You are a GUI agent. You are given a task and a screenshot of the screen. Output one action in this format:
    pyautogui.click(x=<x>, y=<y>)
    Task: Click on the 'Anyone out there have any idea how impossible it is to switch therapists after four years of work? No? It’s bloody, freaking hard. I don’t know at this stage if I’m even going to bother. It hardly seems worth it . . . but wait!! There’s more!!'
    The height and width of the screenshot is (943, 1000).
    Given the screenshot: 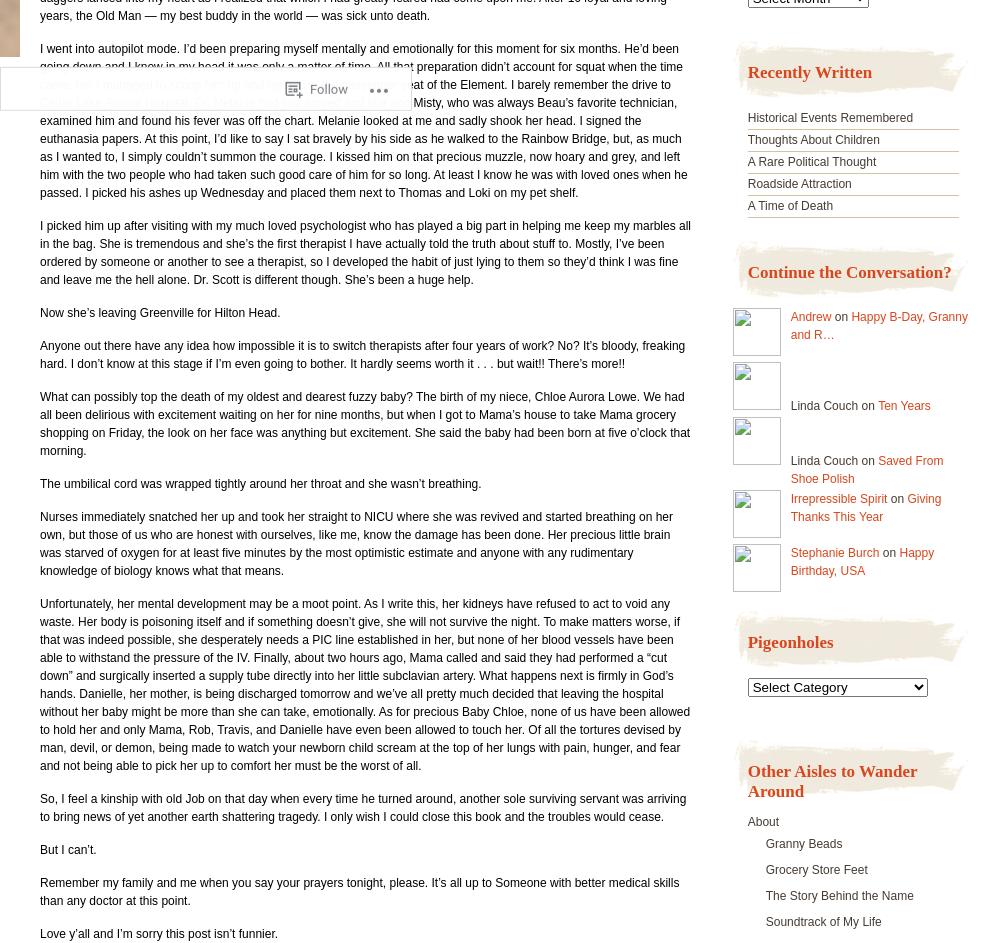 What is the action you would take?
    pyautogui.click(x=40, y=355)
    